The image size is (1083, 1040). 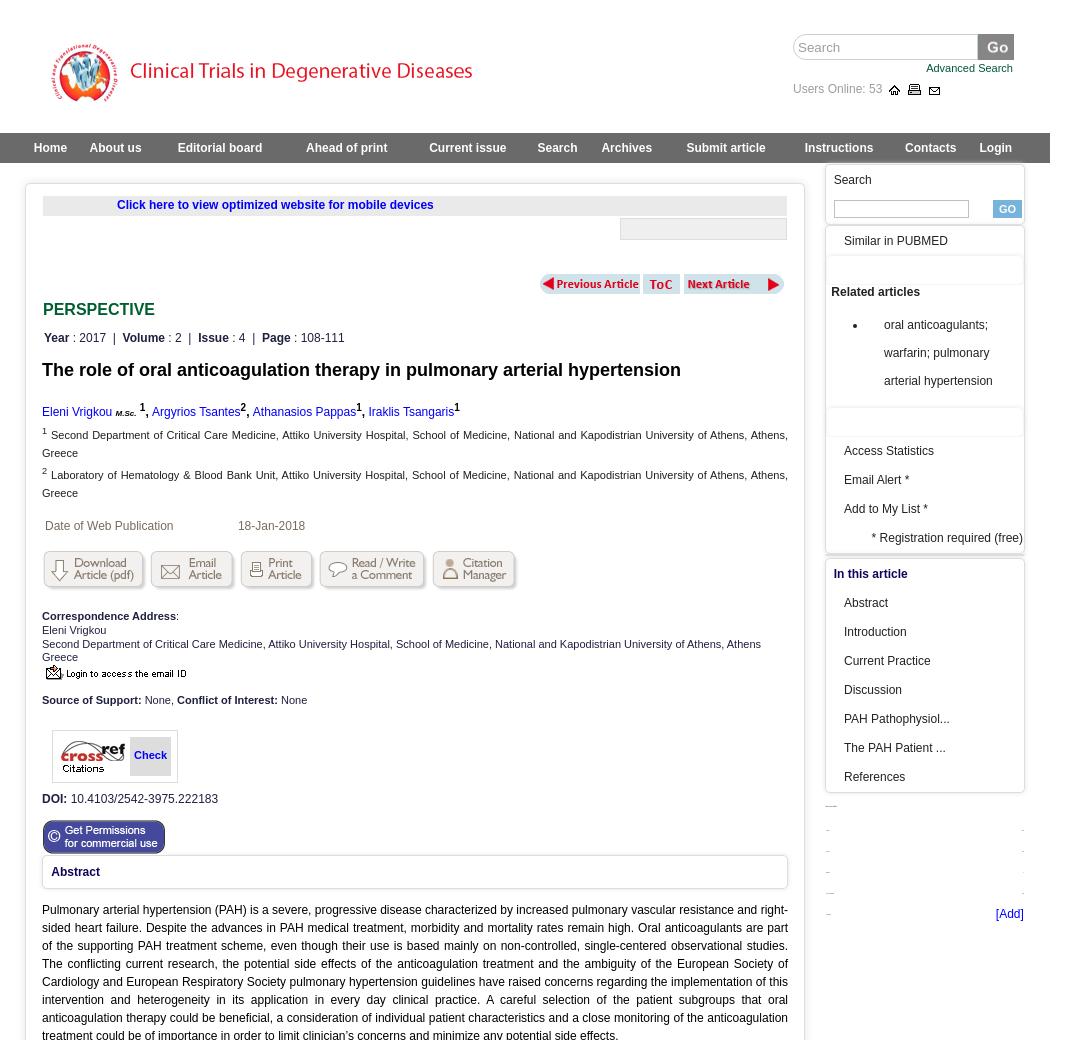 I want to click on 'Current issue', so click(x=466, y=147).